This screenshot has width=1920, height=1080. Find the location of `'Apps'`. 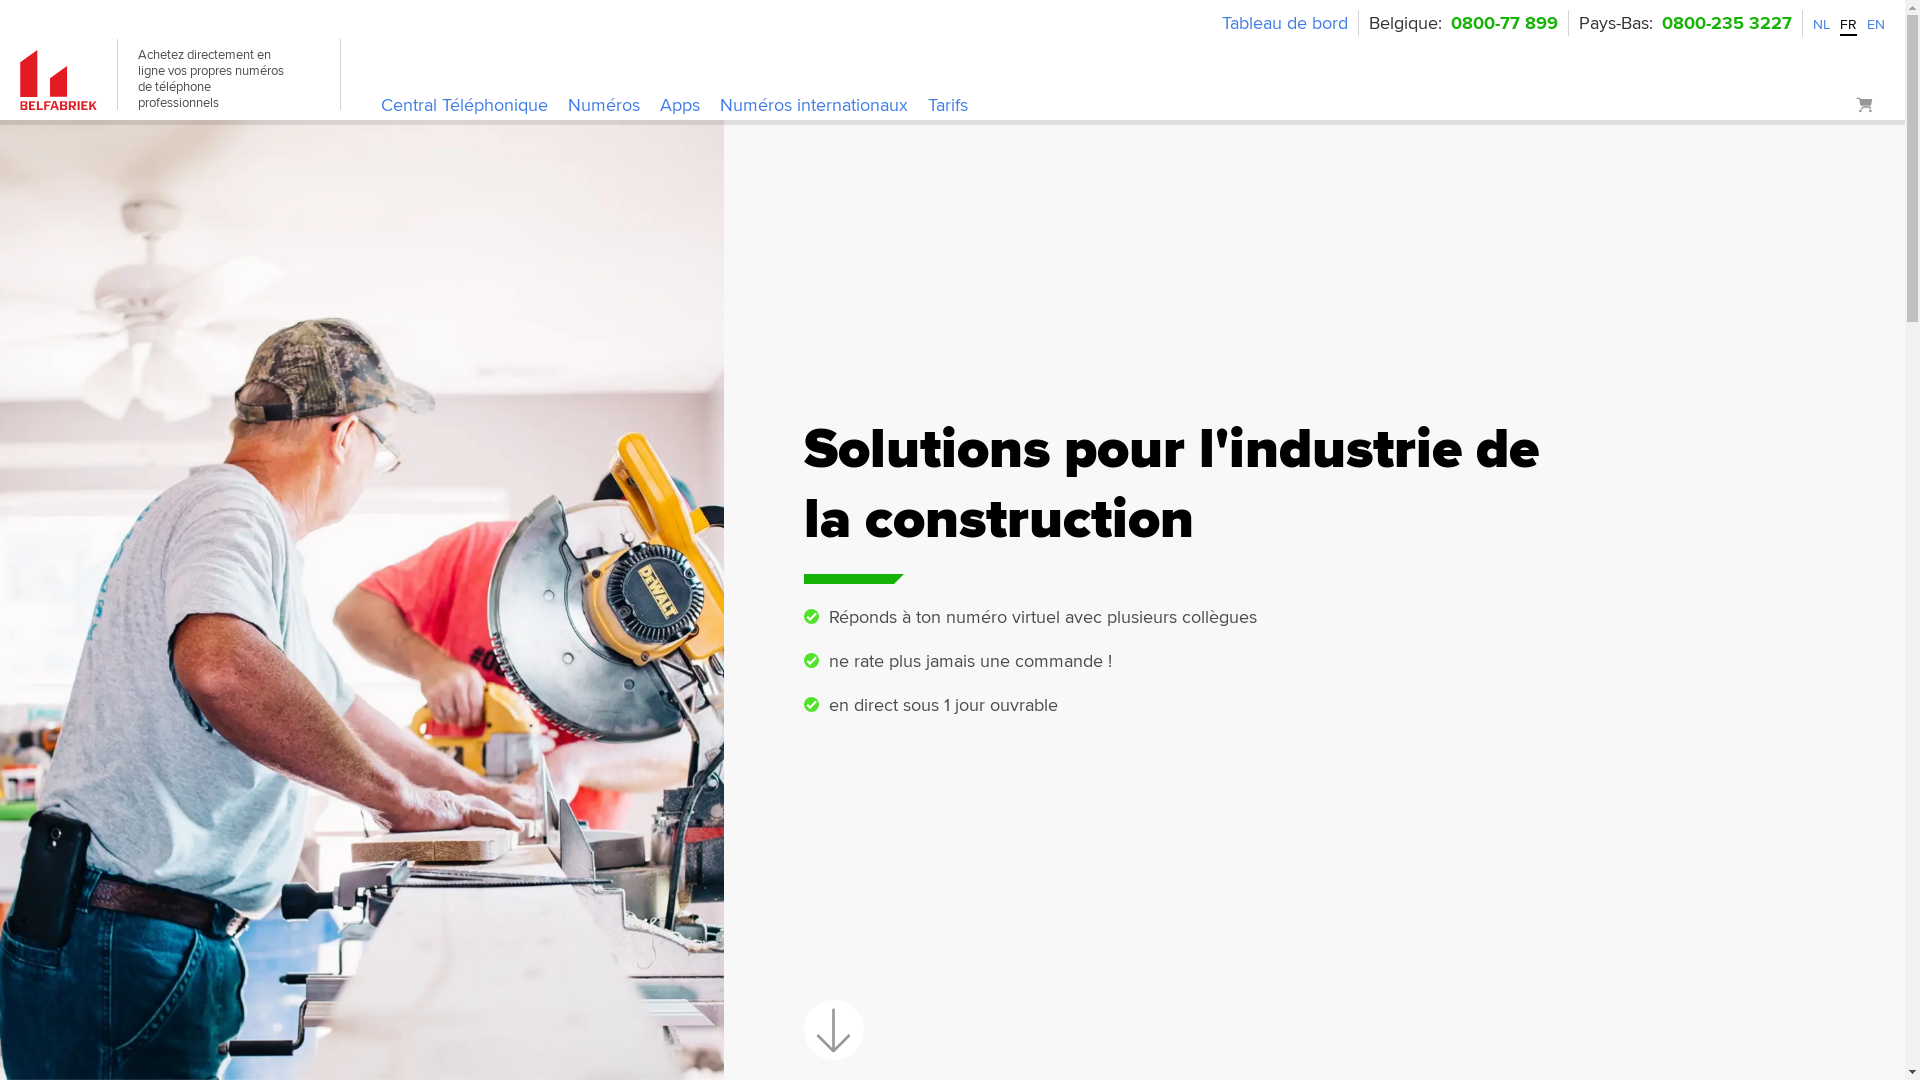

'Apps' is located at coordinates (660, 106).